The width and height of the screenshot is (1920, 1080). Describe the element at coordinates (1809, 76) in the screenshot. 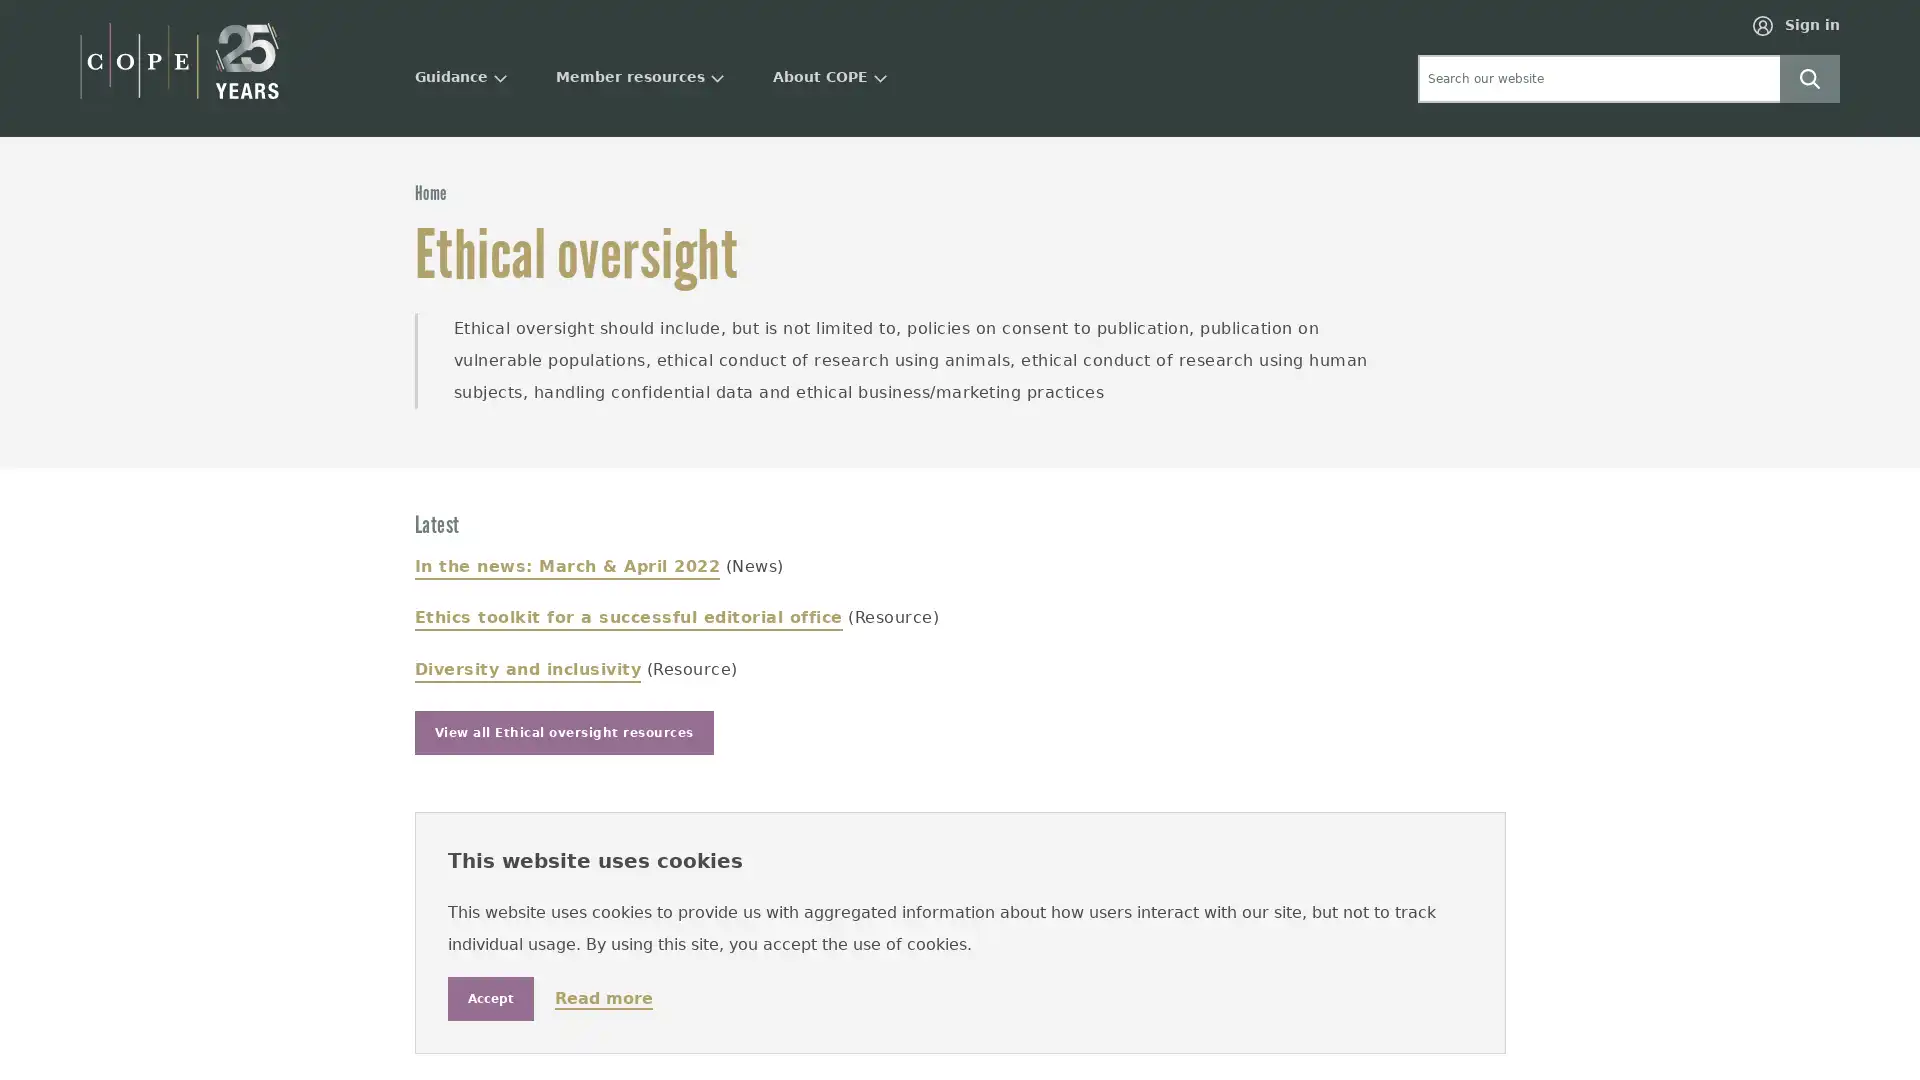

I see `Search` at that location.